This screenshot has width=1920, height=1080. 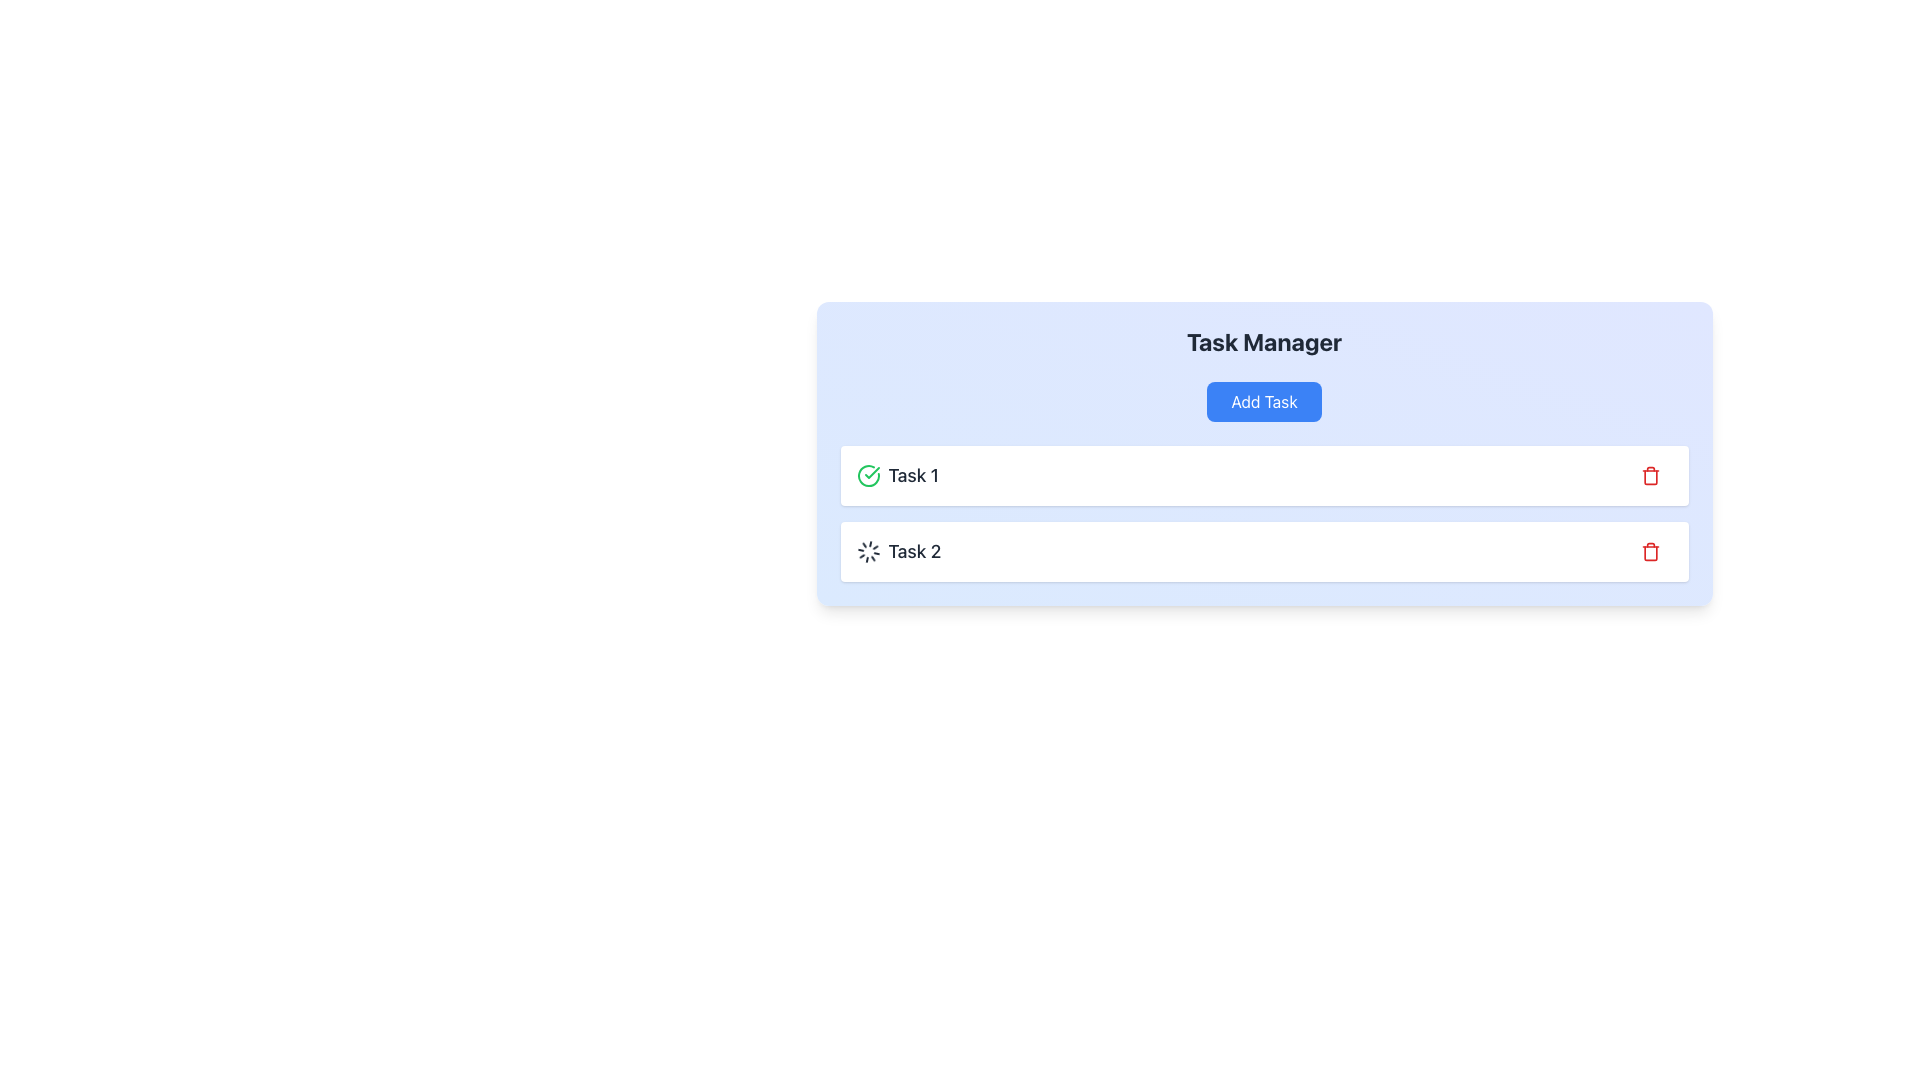 I want to click on the delete button located on the rightmost side of the 'Task 1' card in the task manager interface, so click(x=1650, y=475).